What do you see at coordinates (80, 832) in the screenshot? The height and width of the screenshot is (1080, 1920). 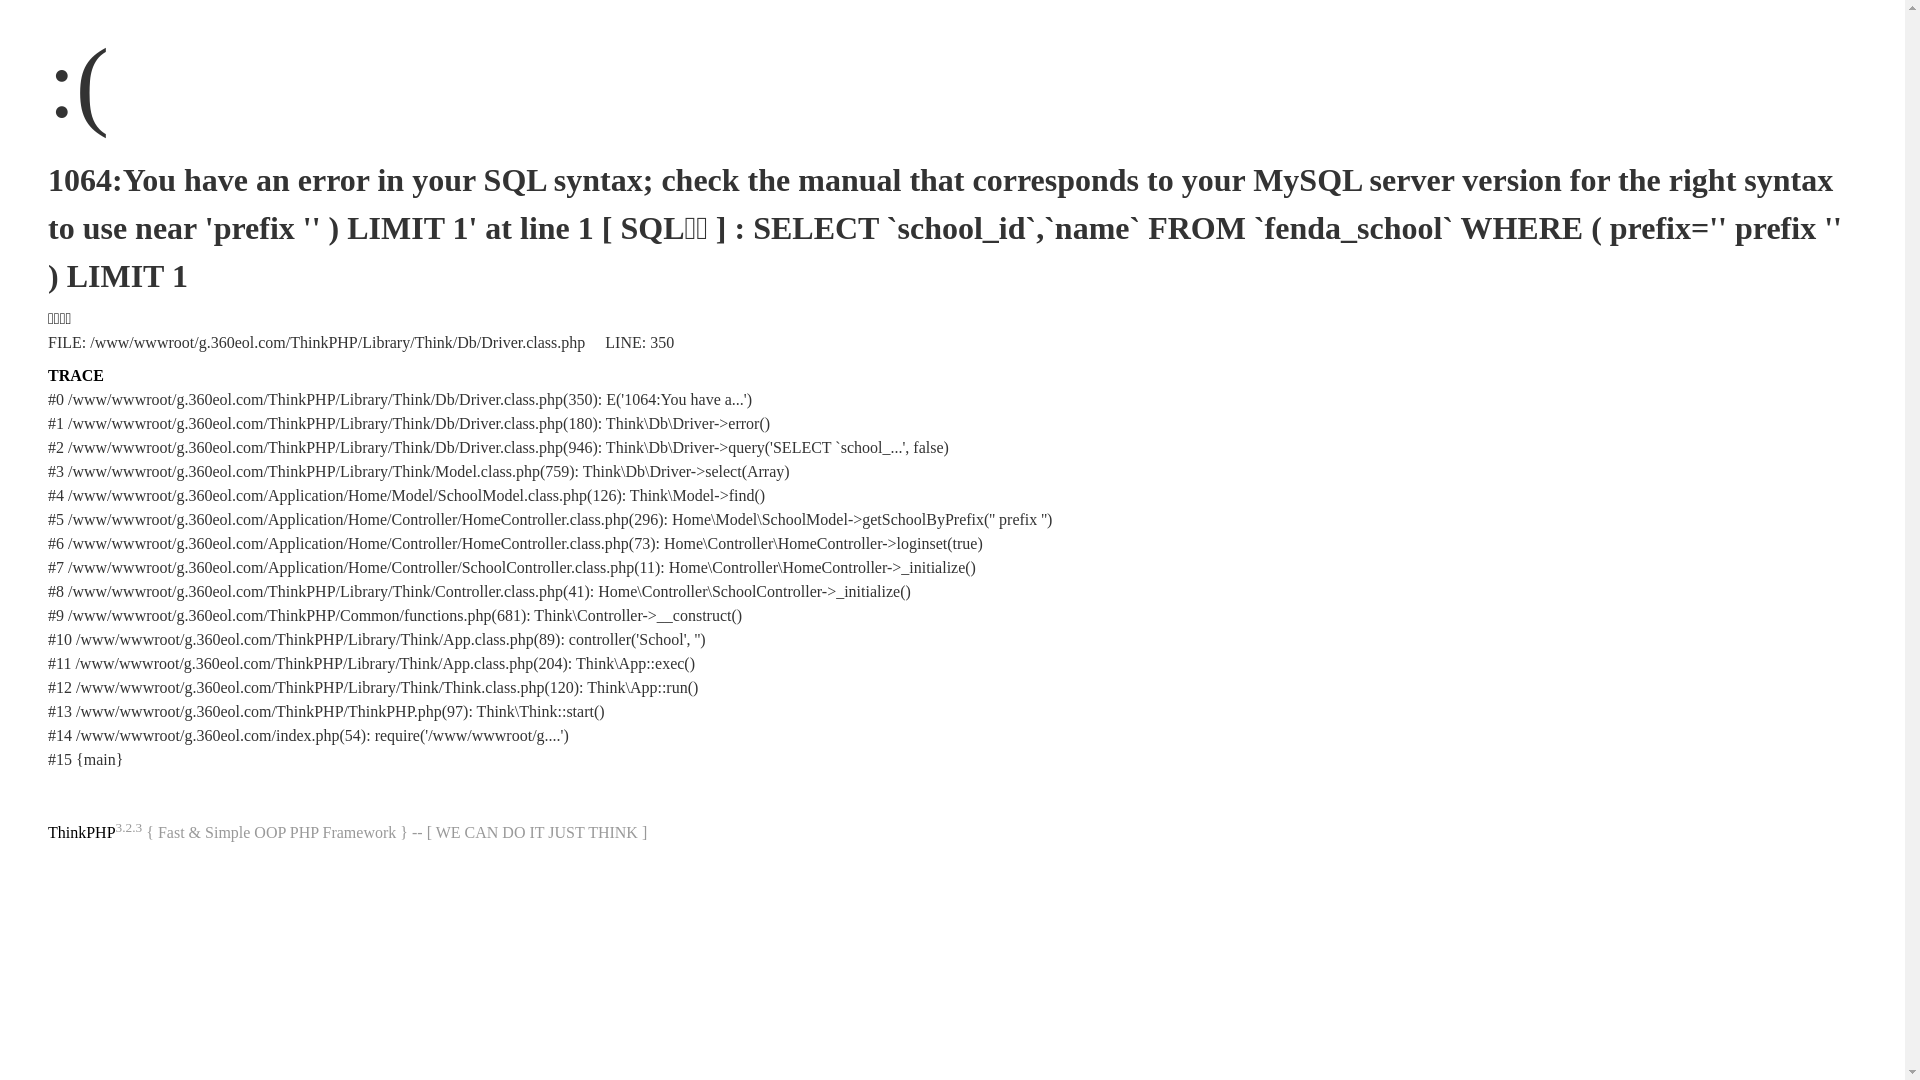 I see `'ThinkPHP'` at bounding box center [80, 832].